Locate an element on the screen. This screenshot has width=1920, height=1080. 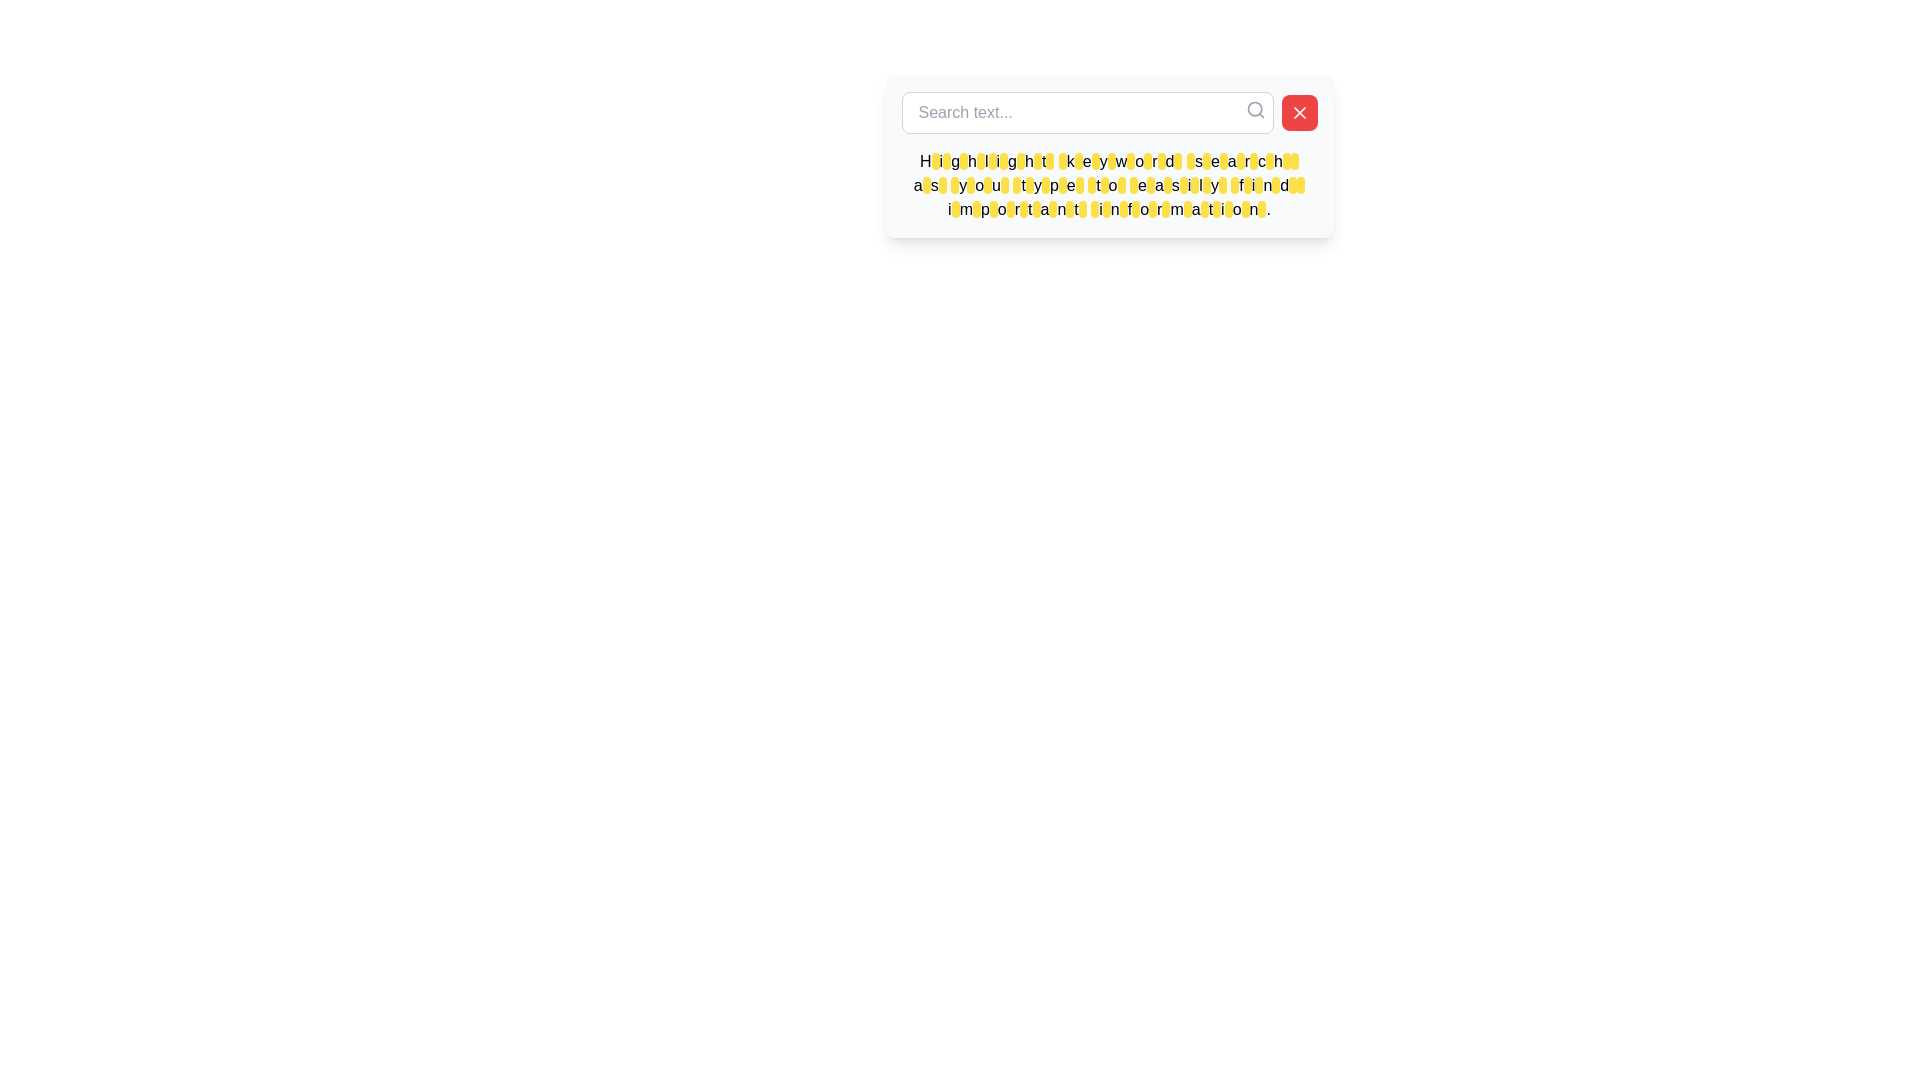
the 41st Highlight marker element within the text box to visually emphasize a specific portion of the content is located at coordinates (1183, 185).